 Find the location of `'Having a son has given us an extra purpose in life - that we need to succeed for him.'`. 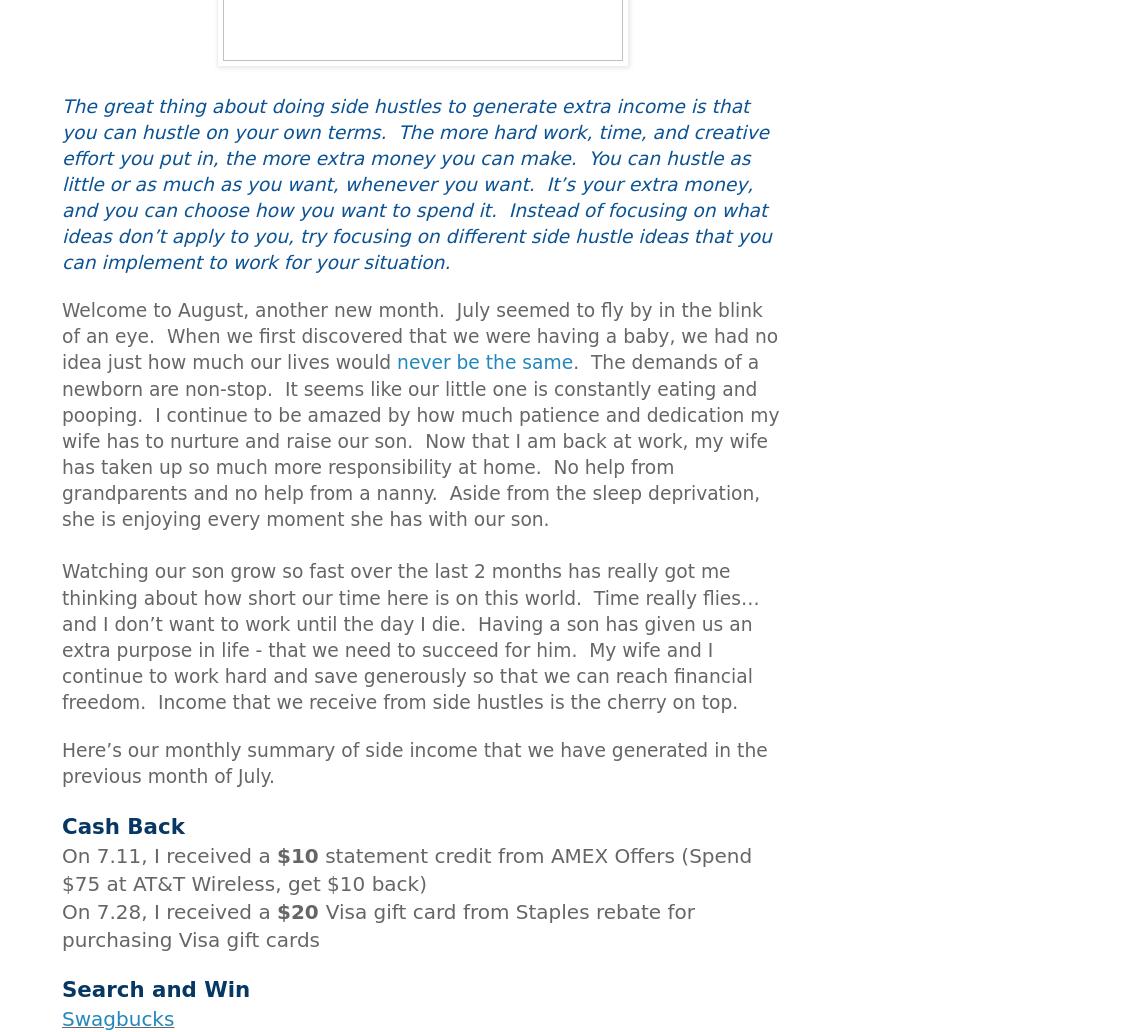

'Having a son has given us an extra purpose in life - that we need to succeed for him.' is located at coordinates (406, 636).